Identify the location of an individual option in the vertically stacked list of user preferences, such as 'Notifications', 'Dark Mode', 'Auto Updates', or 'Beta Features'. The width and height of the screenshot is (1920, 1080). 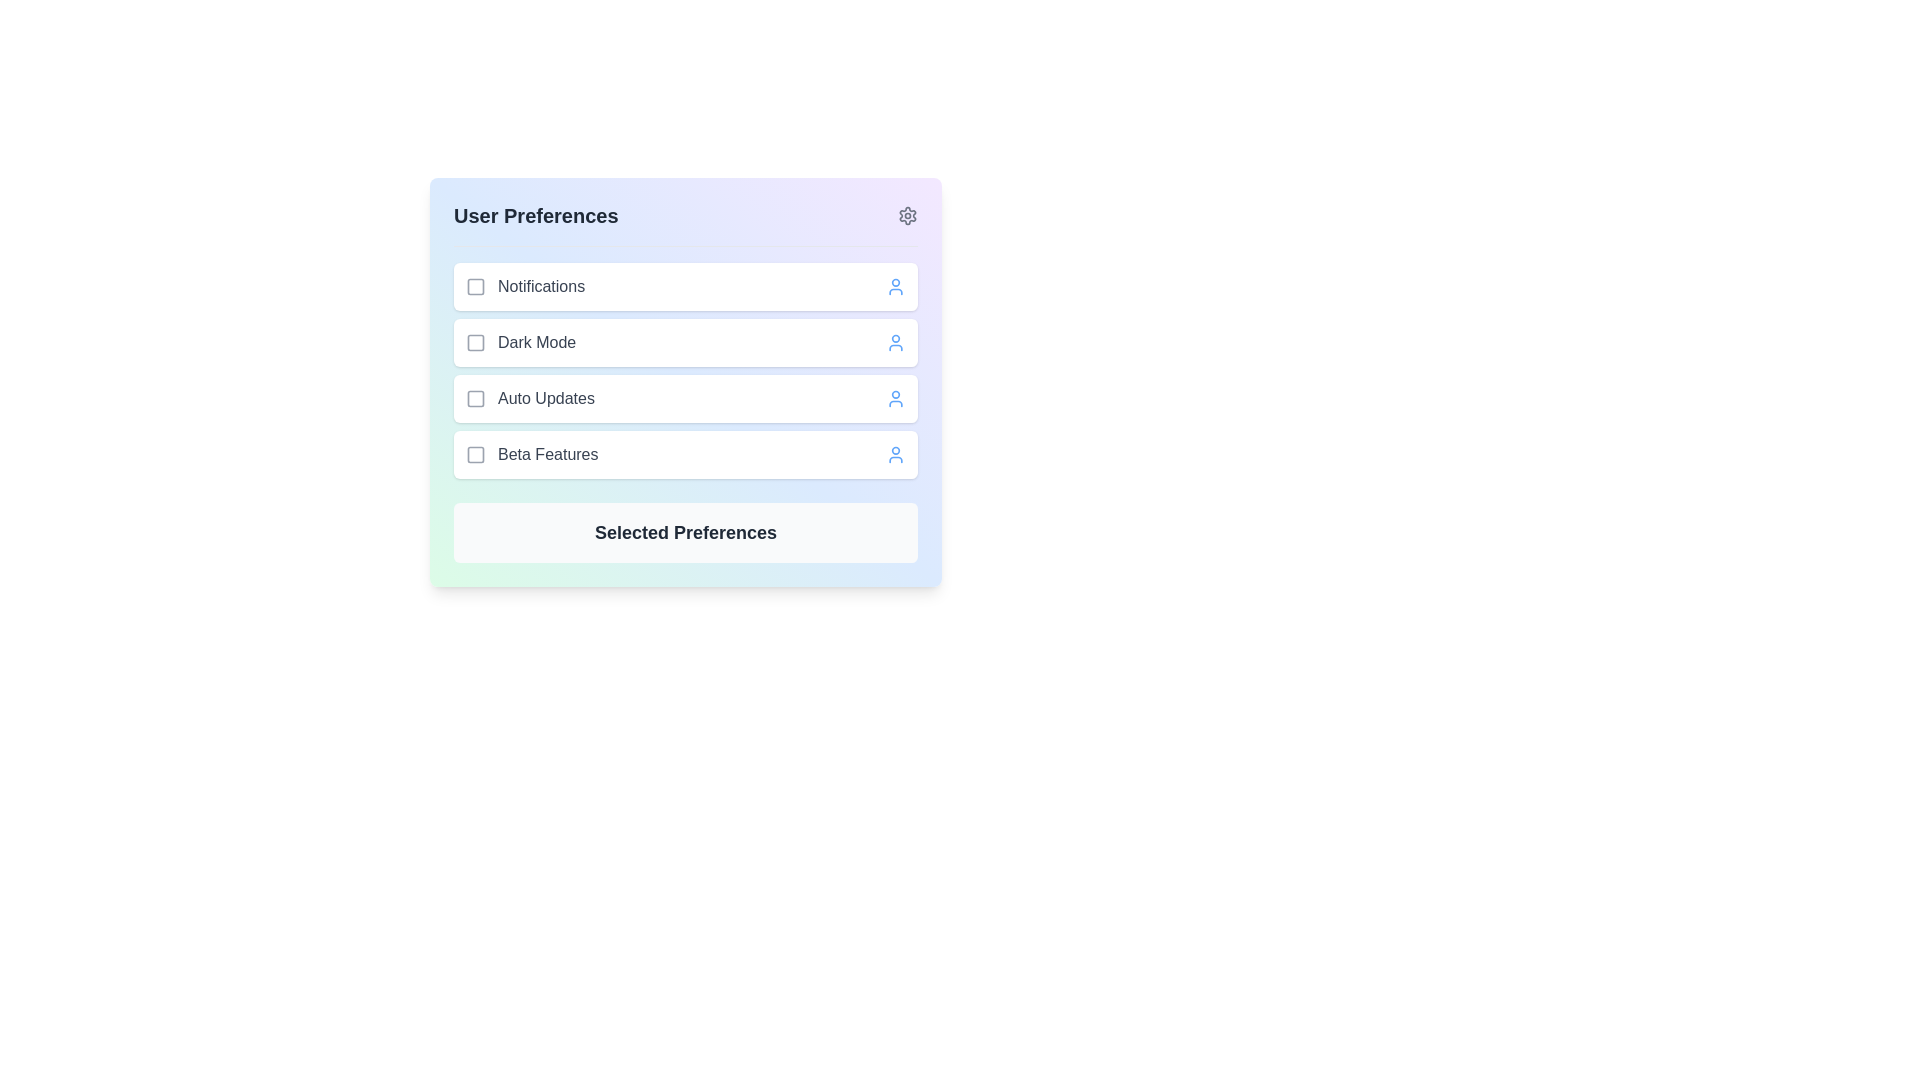
(686, 370).